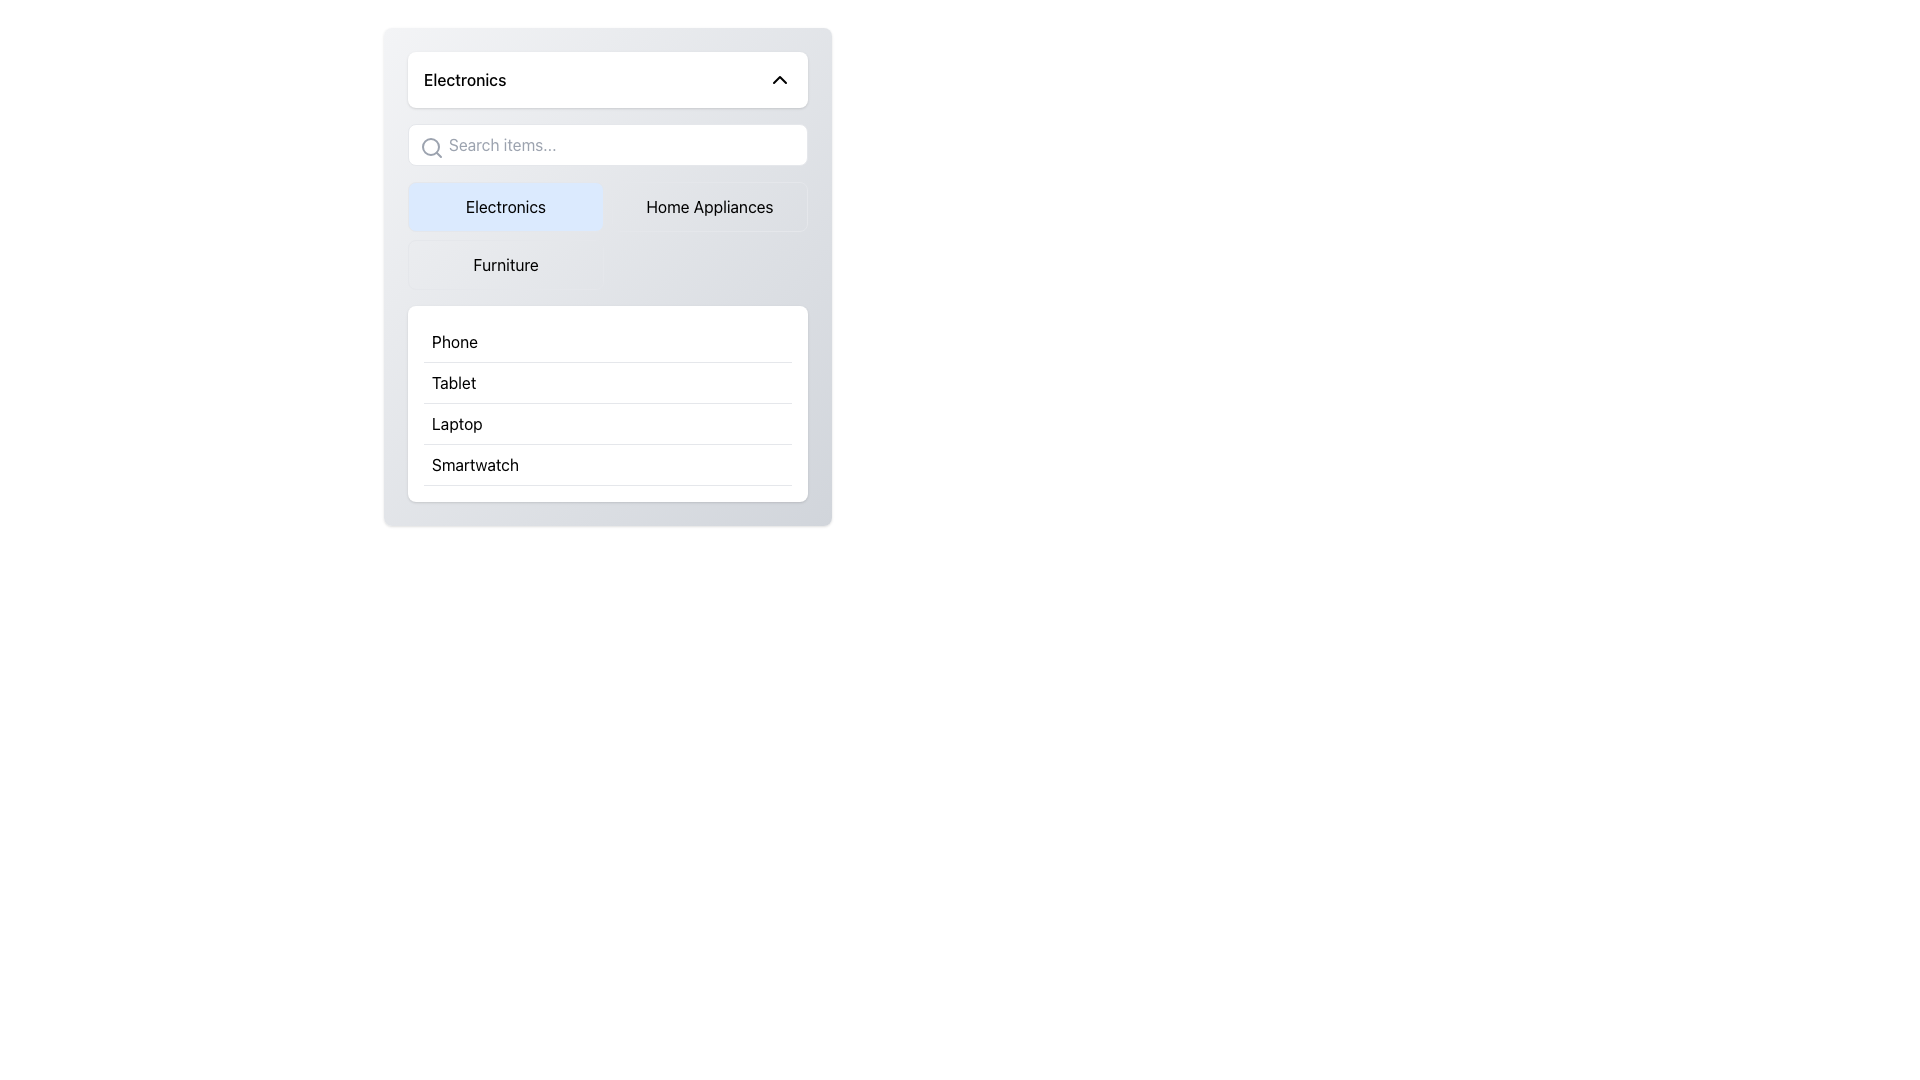 This screenshot has width=1920, height=1080. I want to click on the 'Home Appliances' button, which is a rectangular button with black text on a light background, located in a grid layout above the 'Furniture' button and to the right of the 'Electronics' button, so click(710, 207).